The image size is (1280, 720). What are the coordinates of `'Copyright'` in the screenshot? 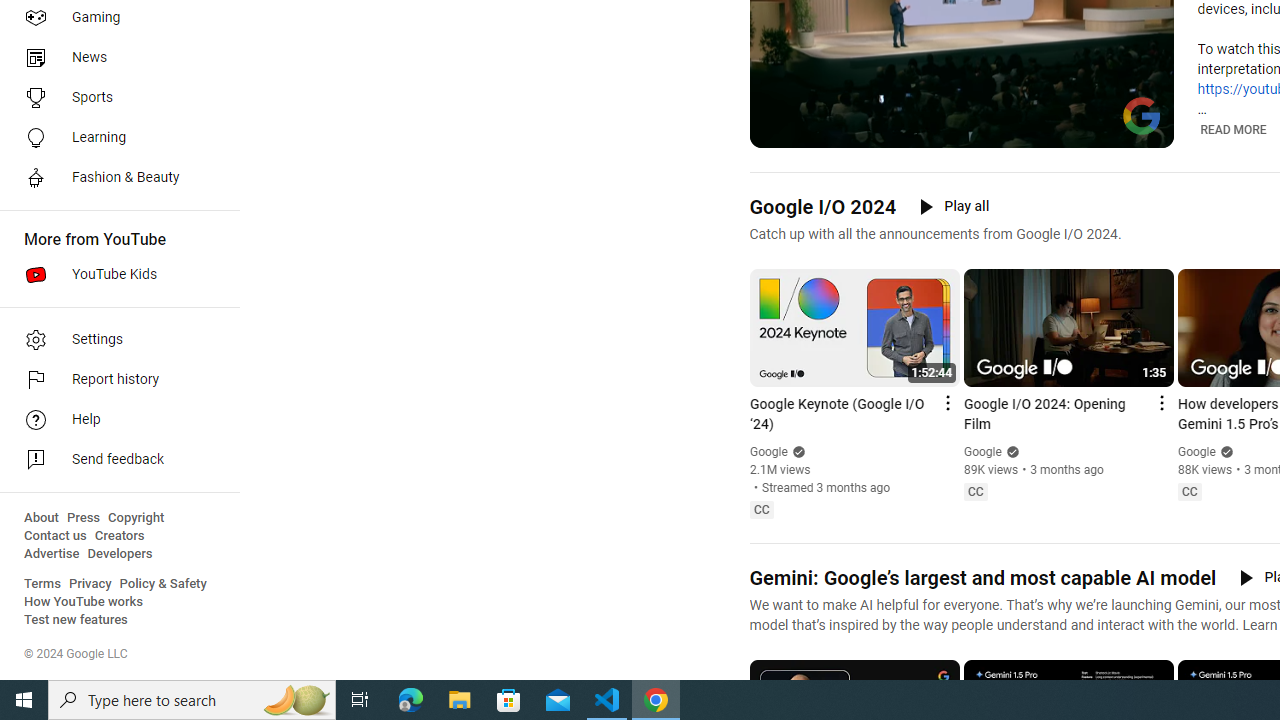 It's located at (135, 517).